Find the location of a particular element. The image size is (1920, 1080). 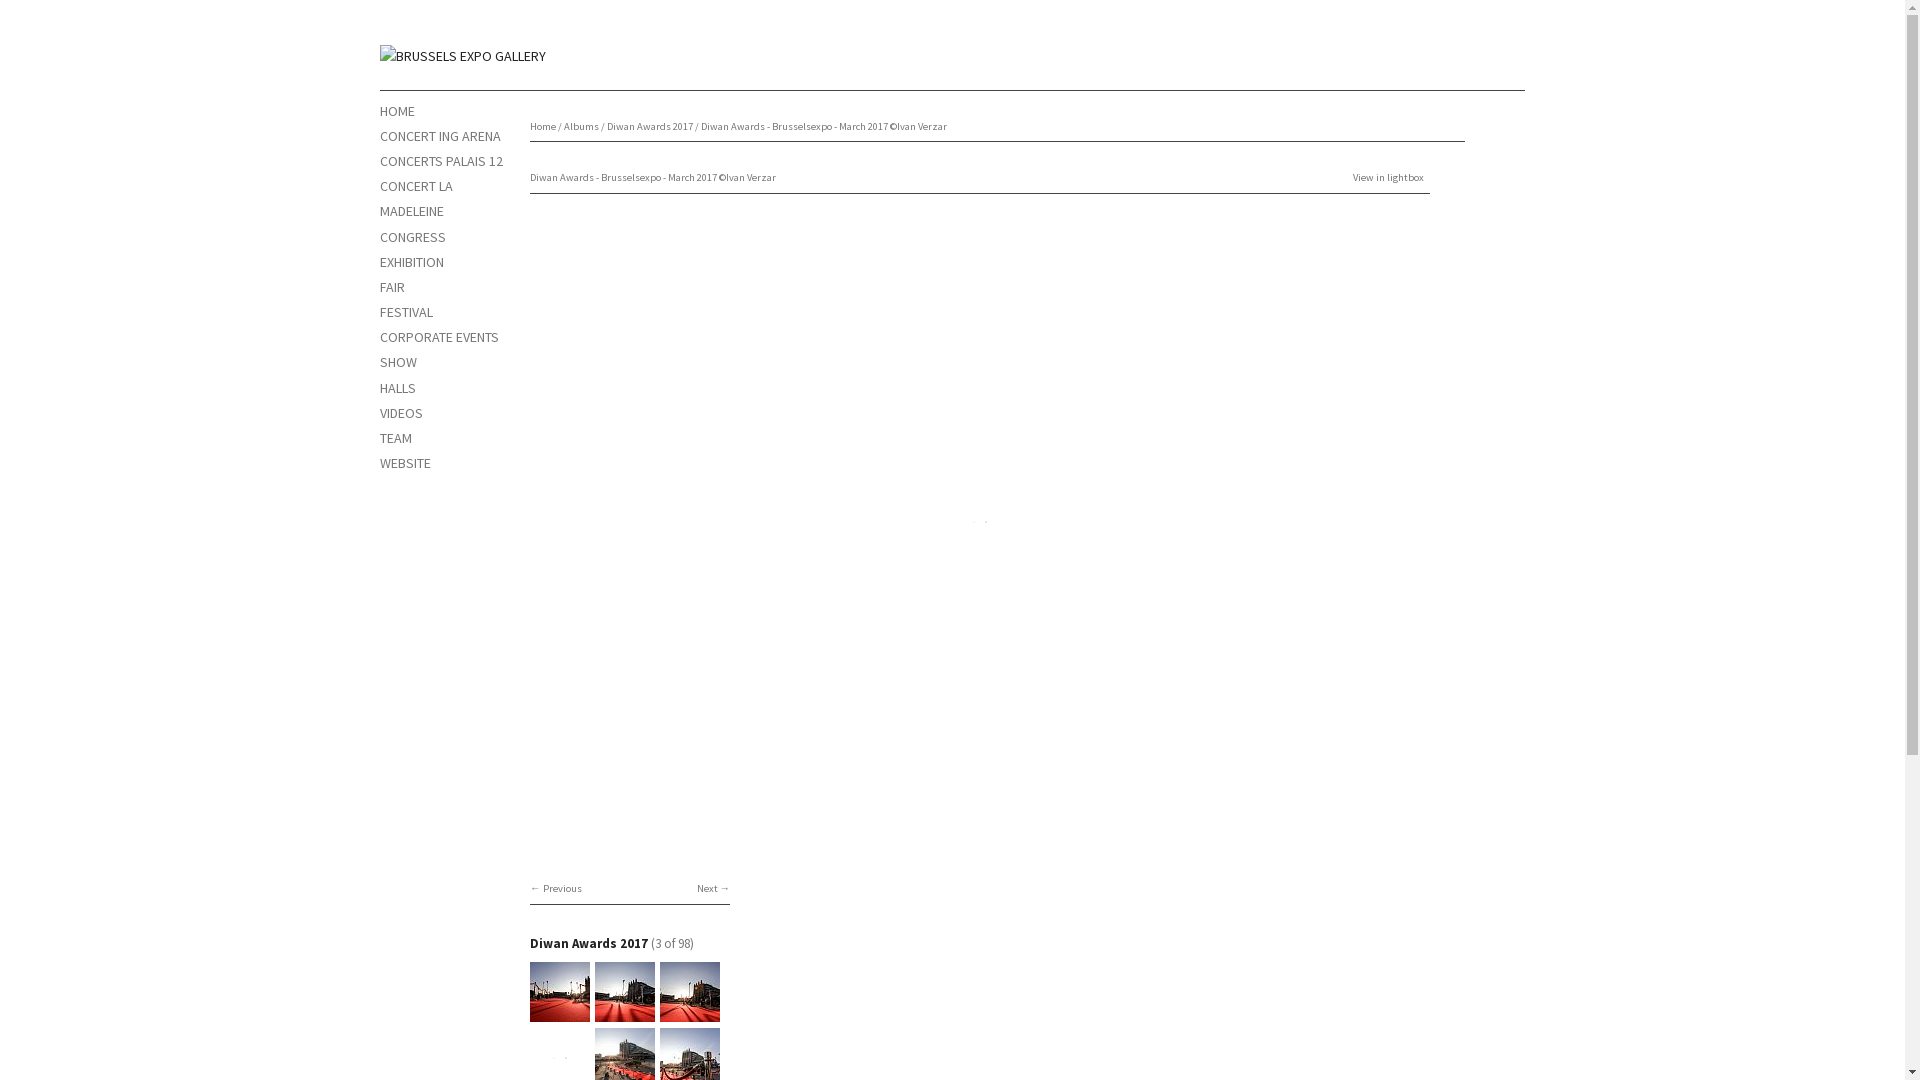

'EXHIBITION' is located at coordinates (379, 261).